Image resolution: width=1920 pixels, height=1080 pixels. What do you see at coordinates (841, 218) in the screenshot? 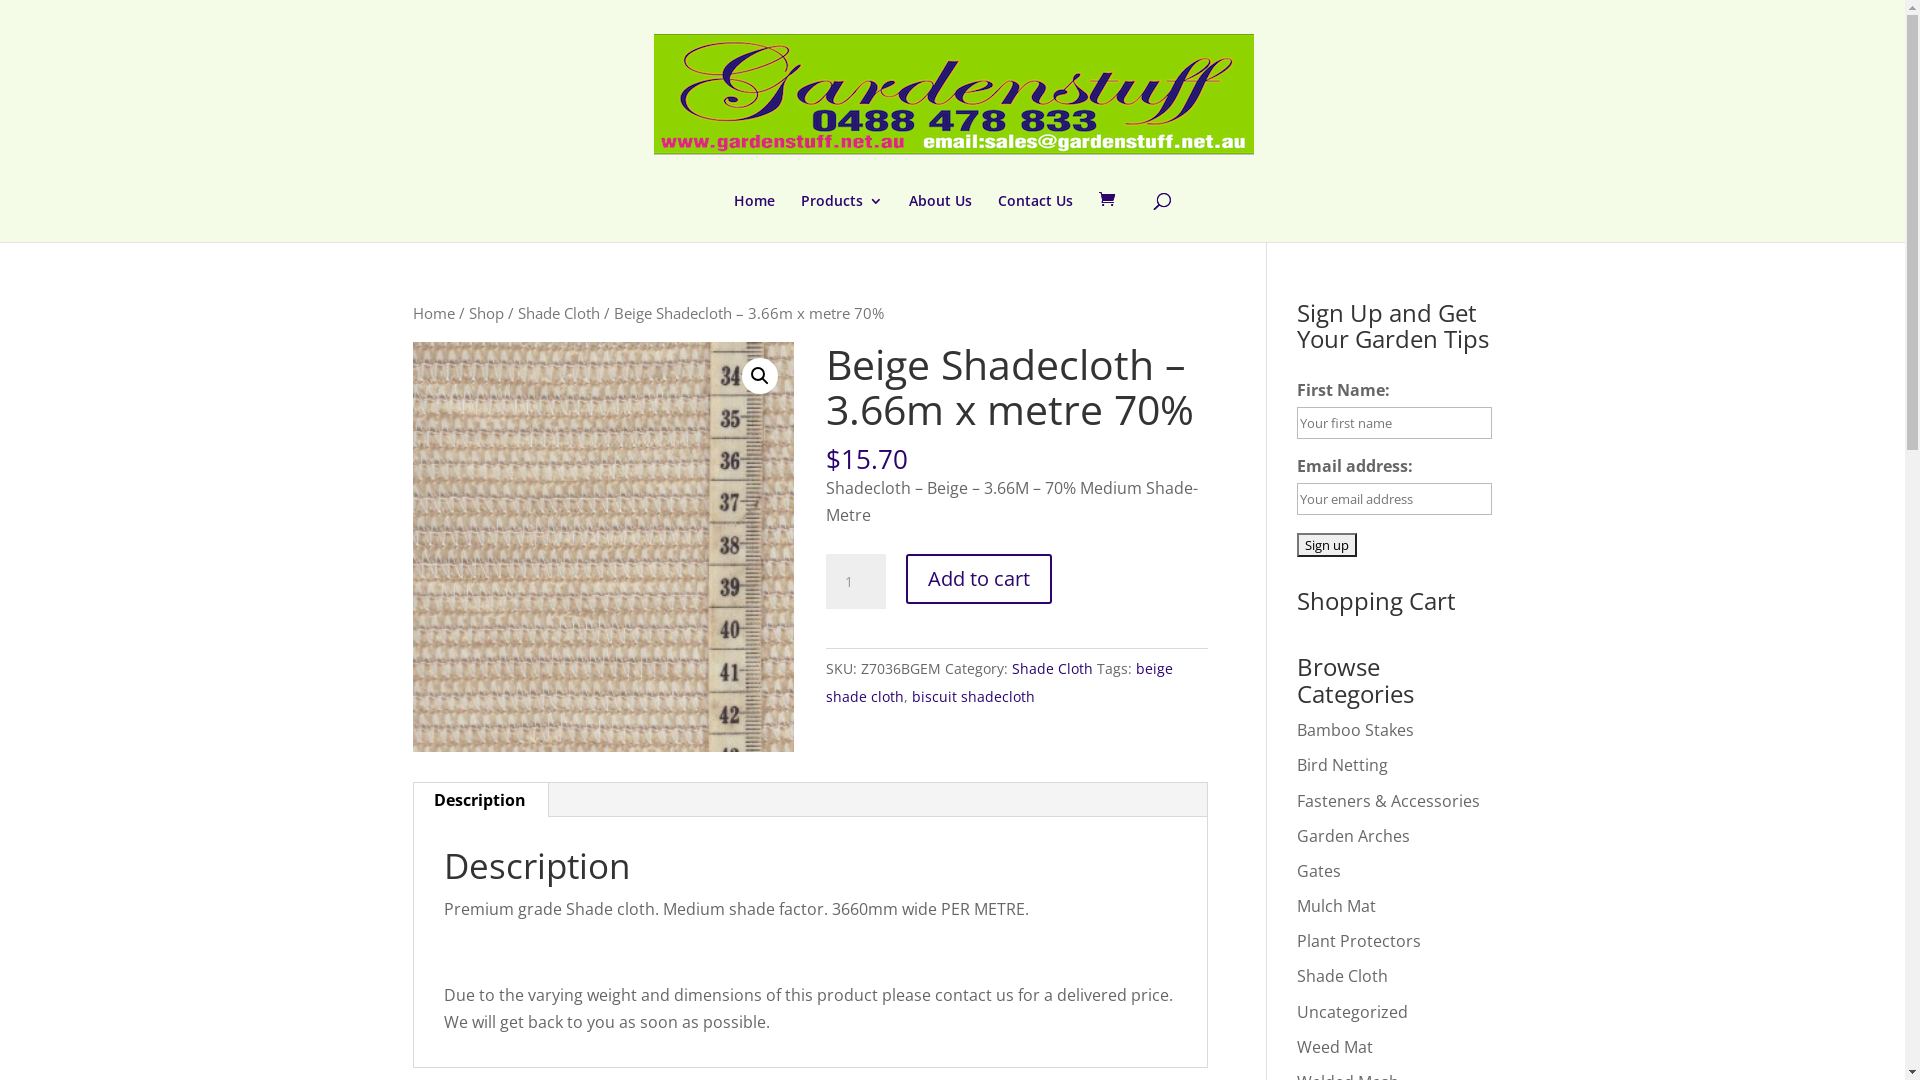
I see `'Products'` at bounding box center [841, 218].